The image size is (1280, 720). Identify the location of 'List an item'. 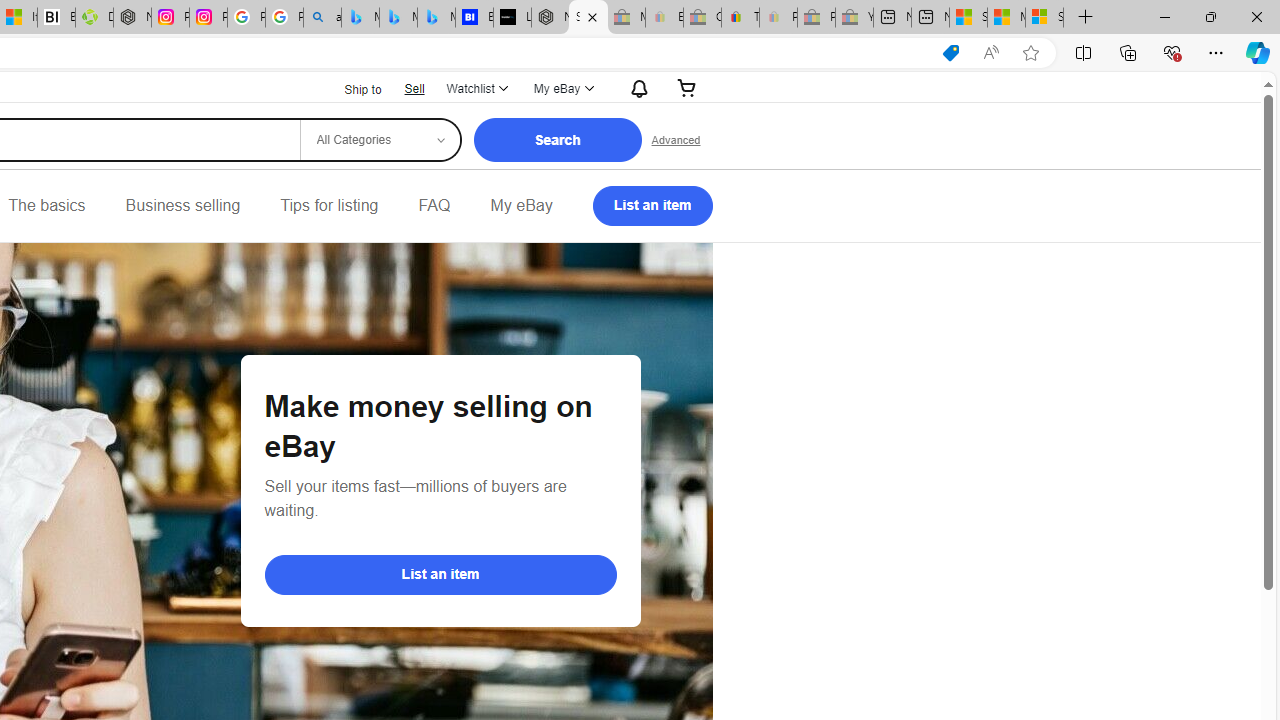
(439, 574).